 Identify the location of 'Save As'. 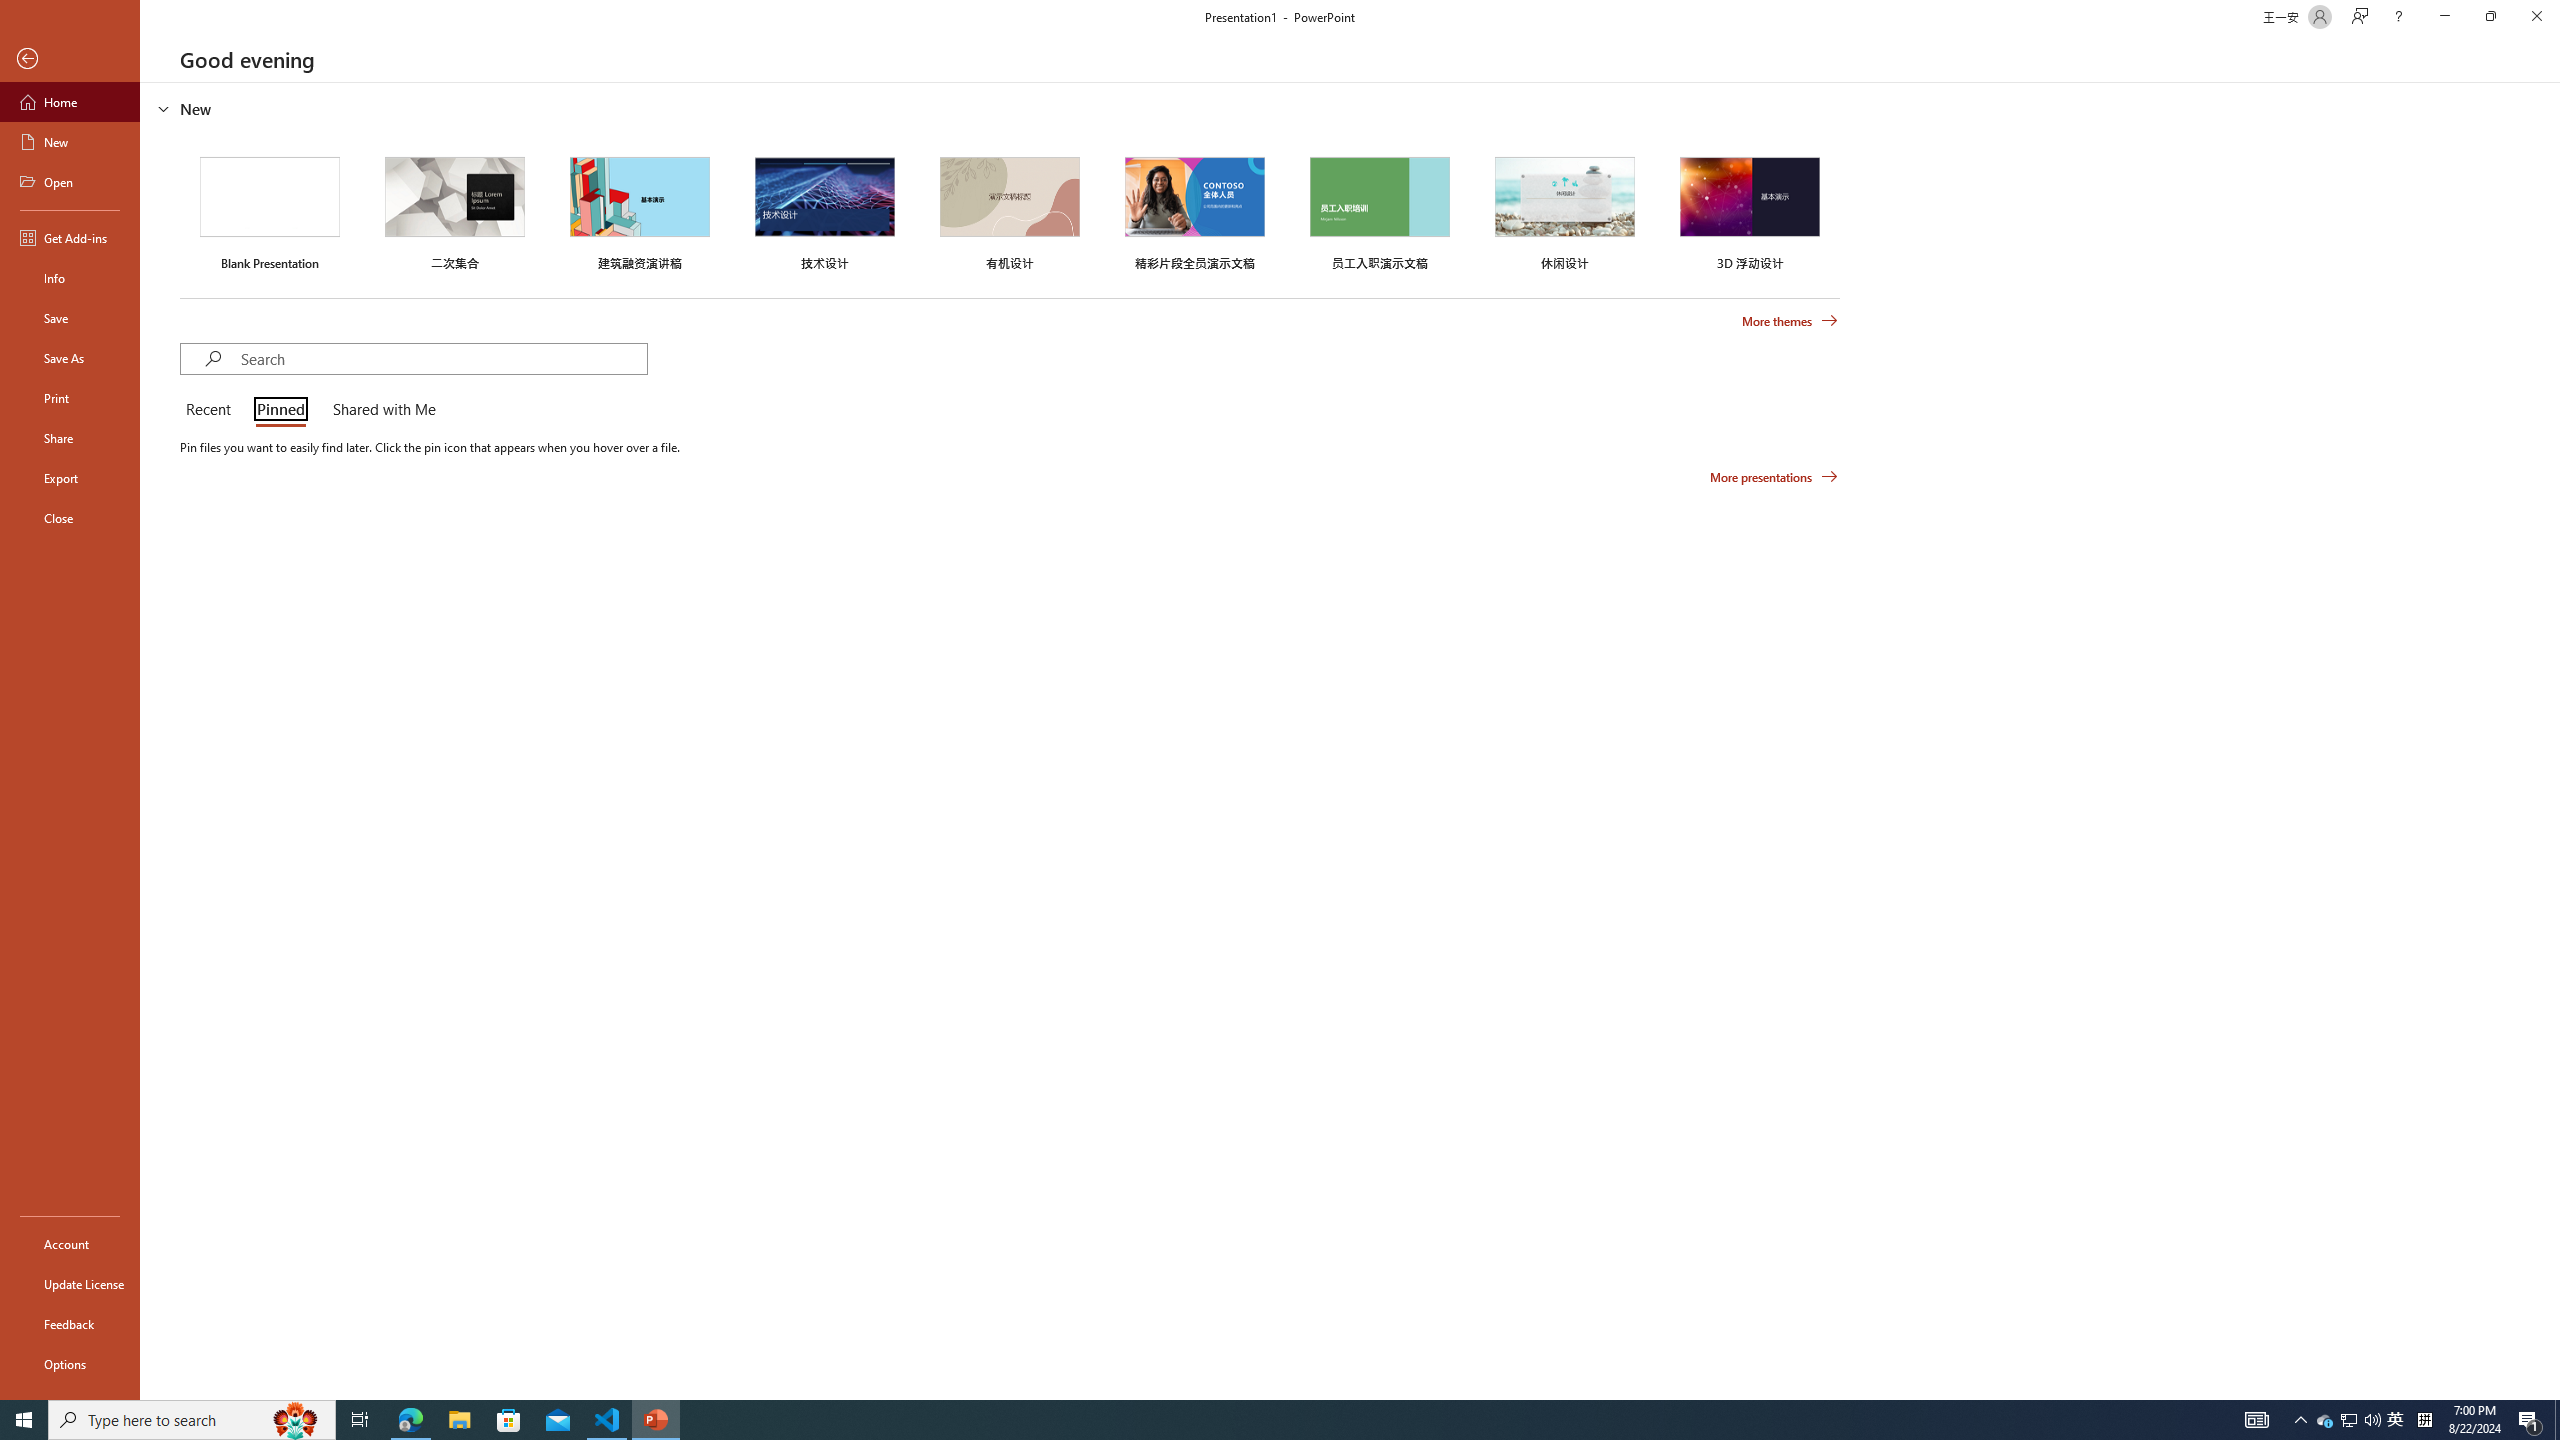
(69, 356).